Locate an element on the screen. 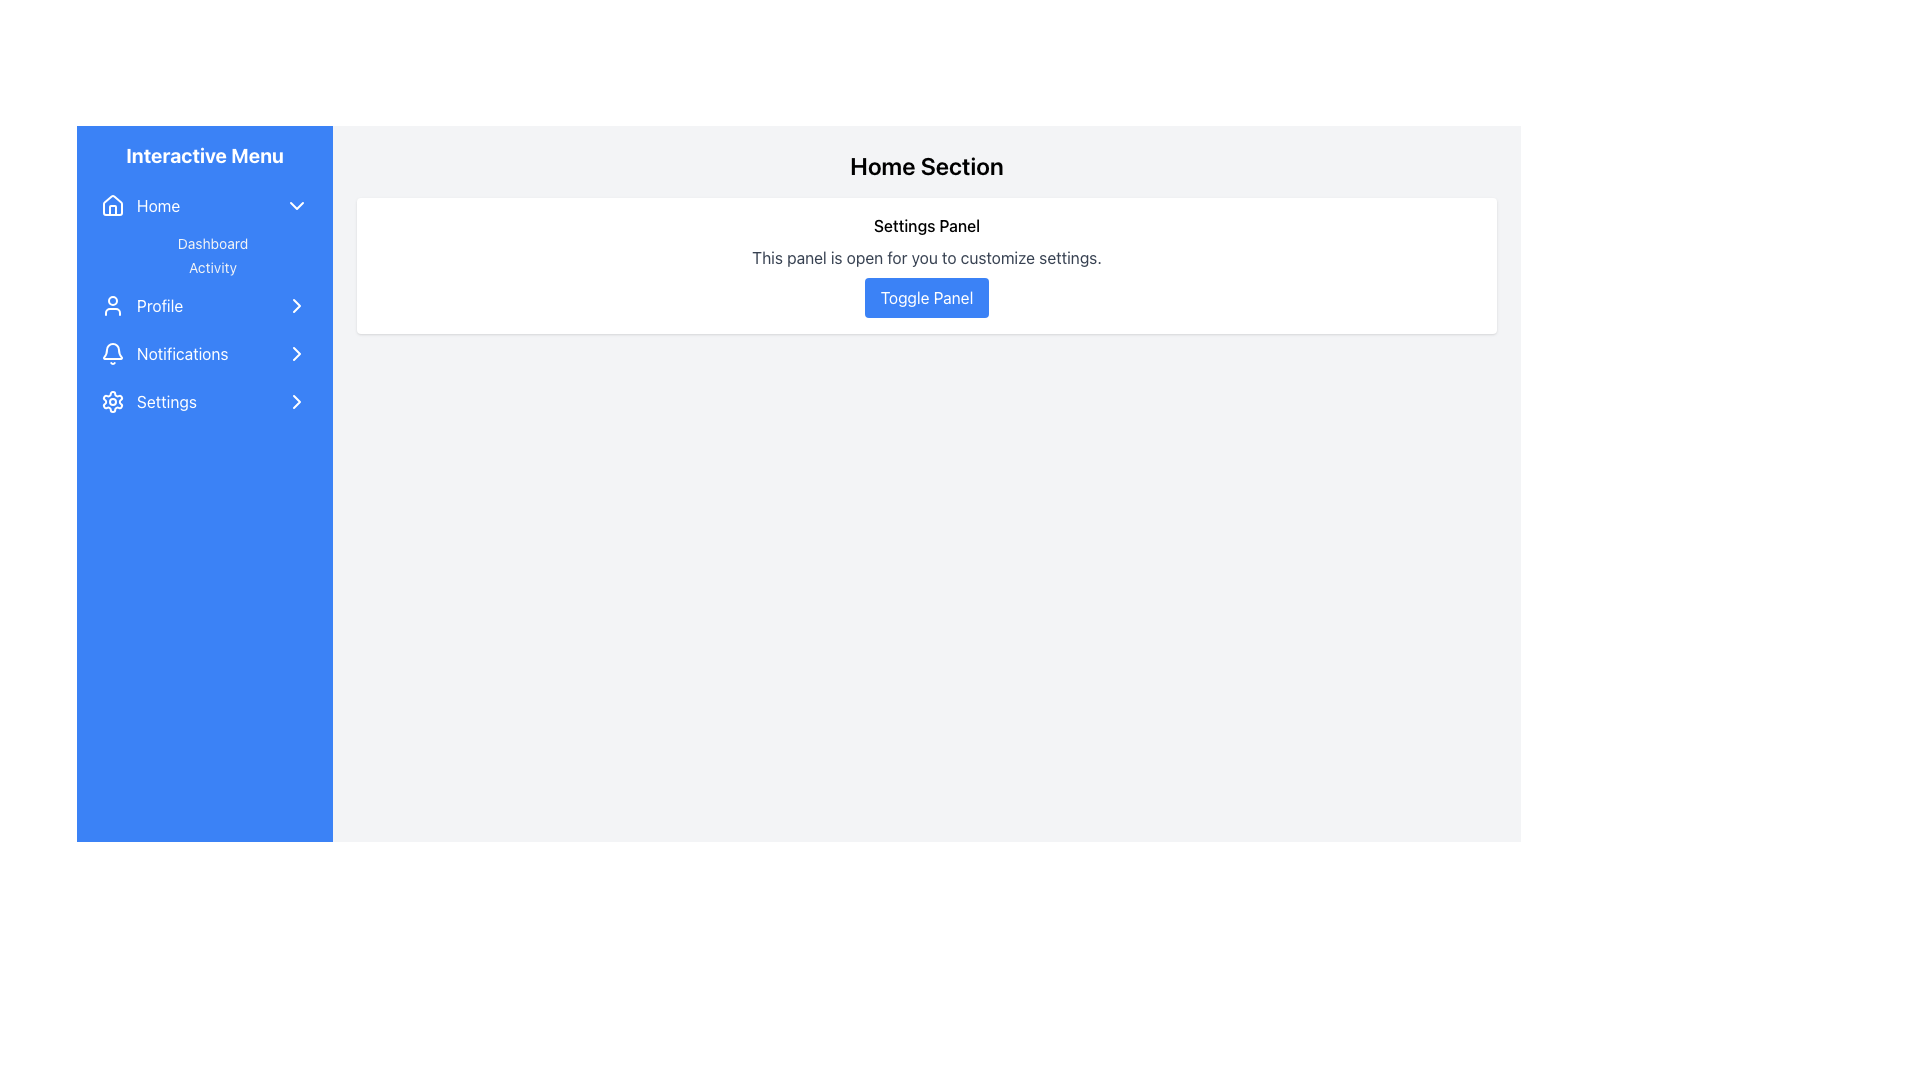 This screenshot has height=1080, width=1920. the 'Notifications' text label, which is styled in white text on a blue background and is the fourth item in the vertical menu of the left sidebar is located at coordinates (182, 353).